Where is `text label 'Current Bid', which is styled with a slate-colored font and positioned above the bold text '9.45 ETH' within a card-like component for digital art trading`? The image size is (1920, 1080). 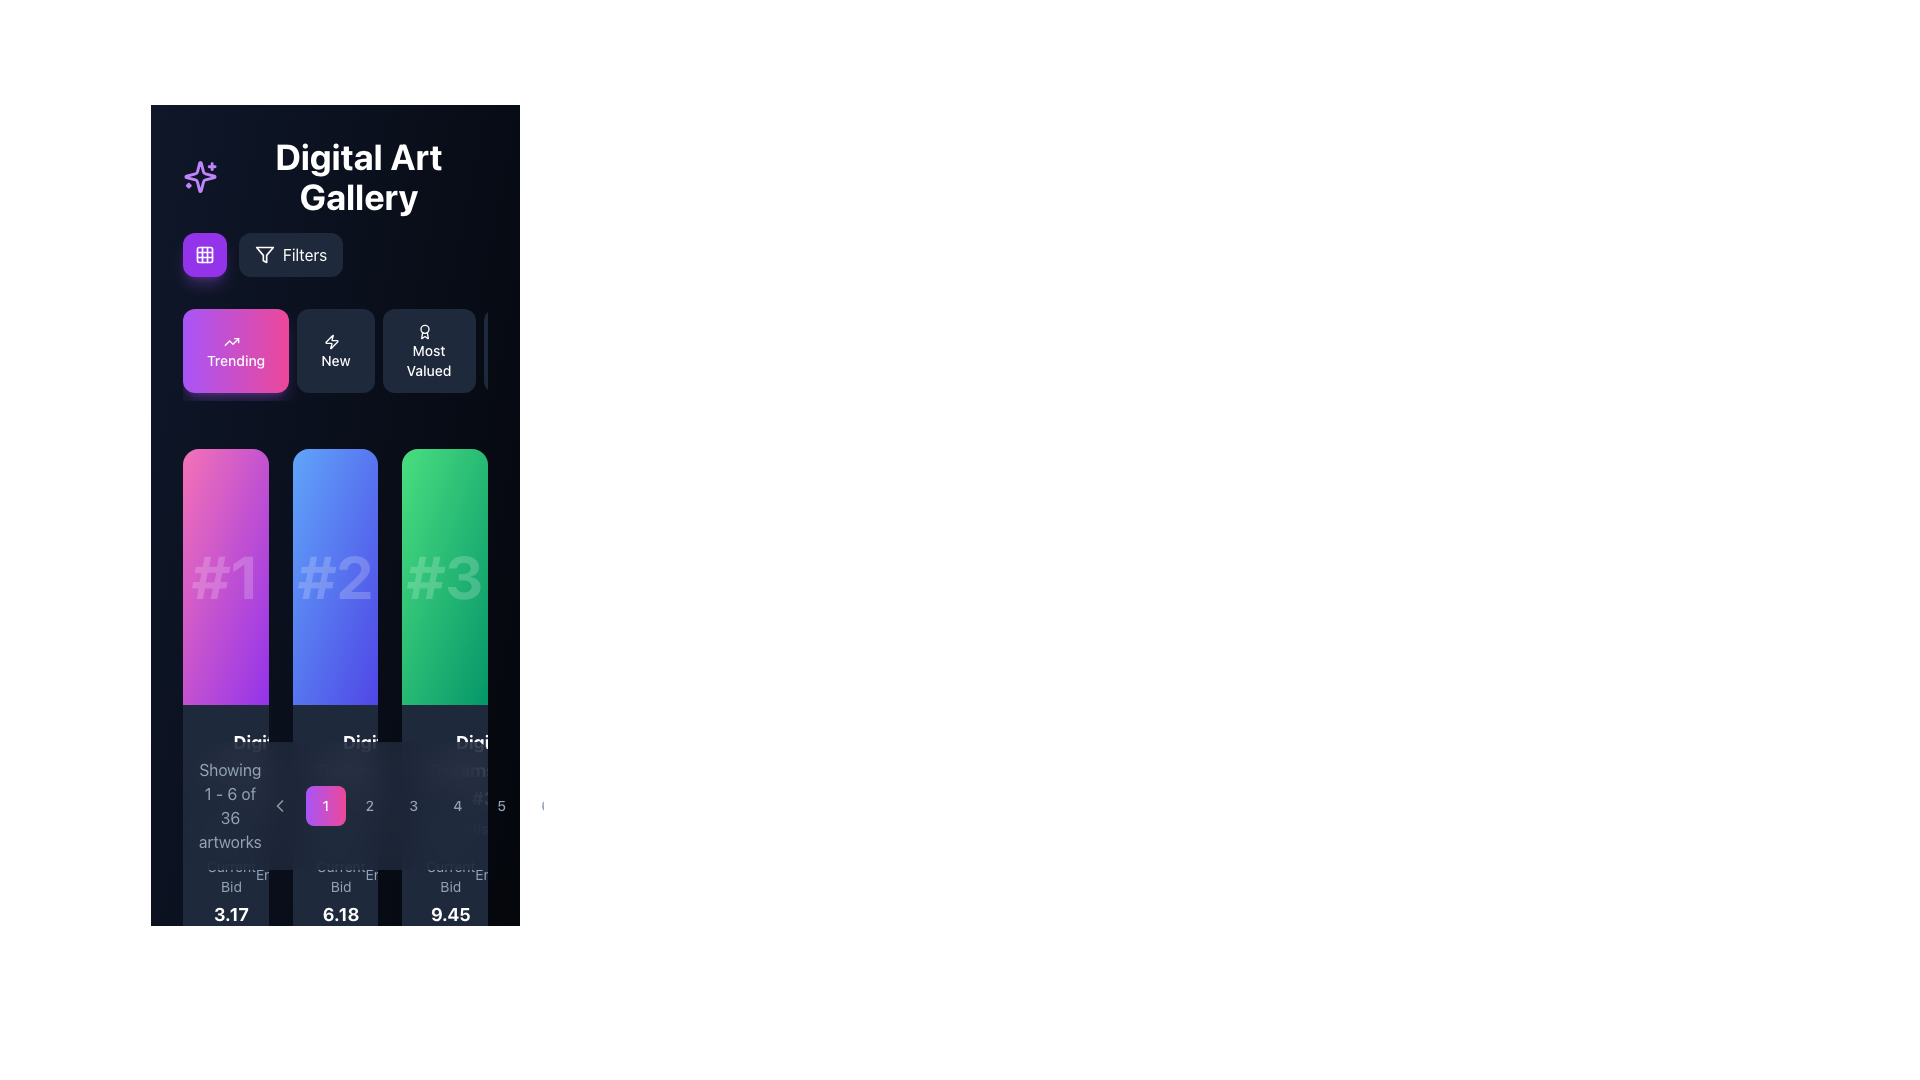 text label 'Current Bid', which is styled with a slate-colored font and positioned above the bold text '9.45 ETH' within a card-like component for digital art trading is located at coordinates (449, 875).